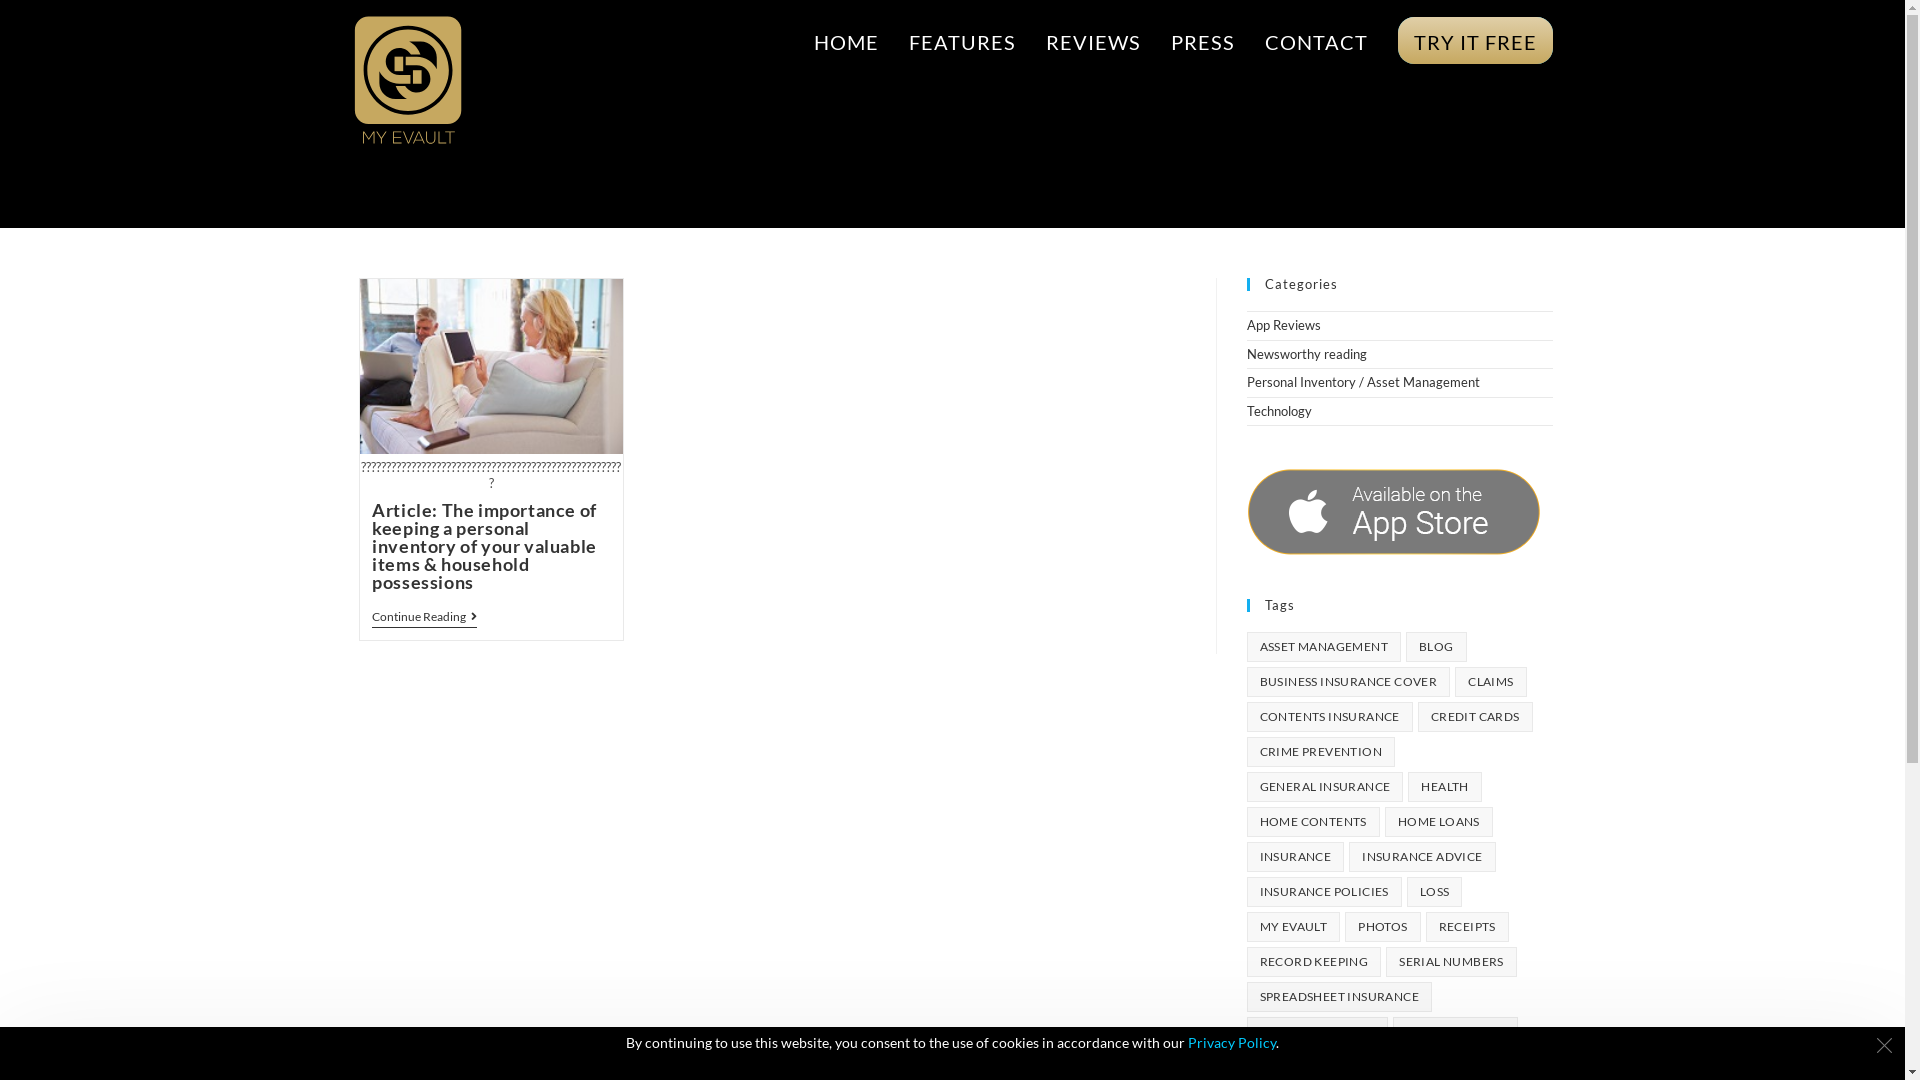  Describe the element at coordinates (1305, 353) in the screenshot. I see `'Newsworthy reading'` at that location.